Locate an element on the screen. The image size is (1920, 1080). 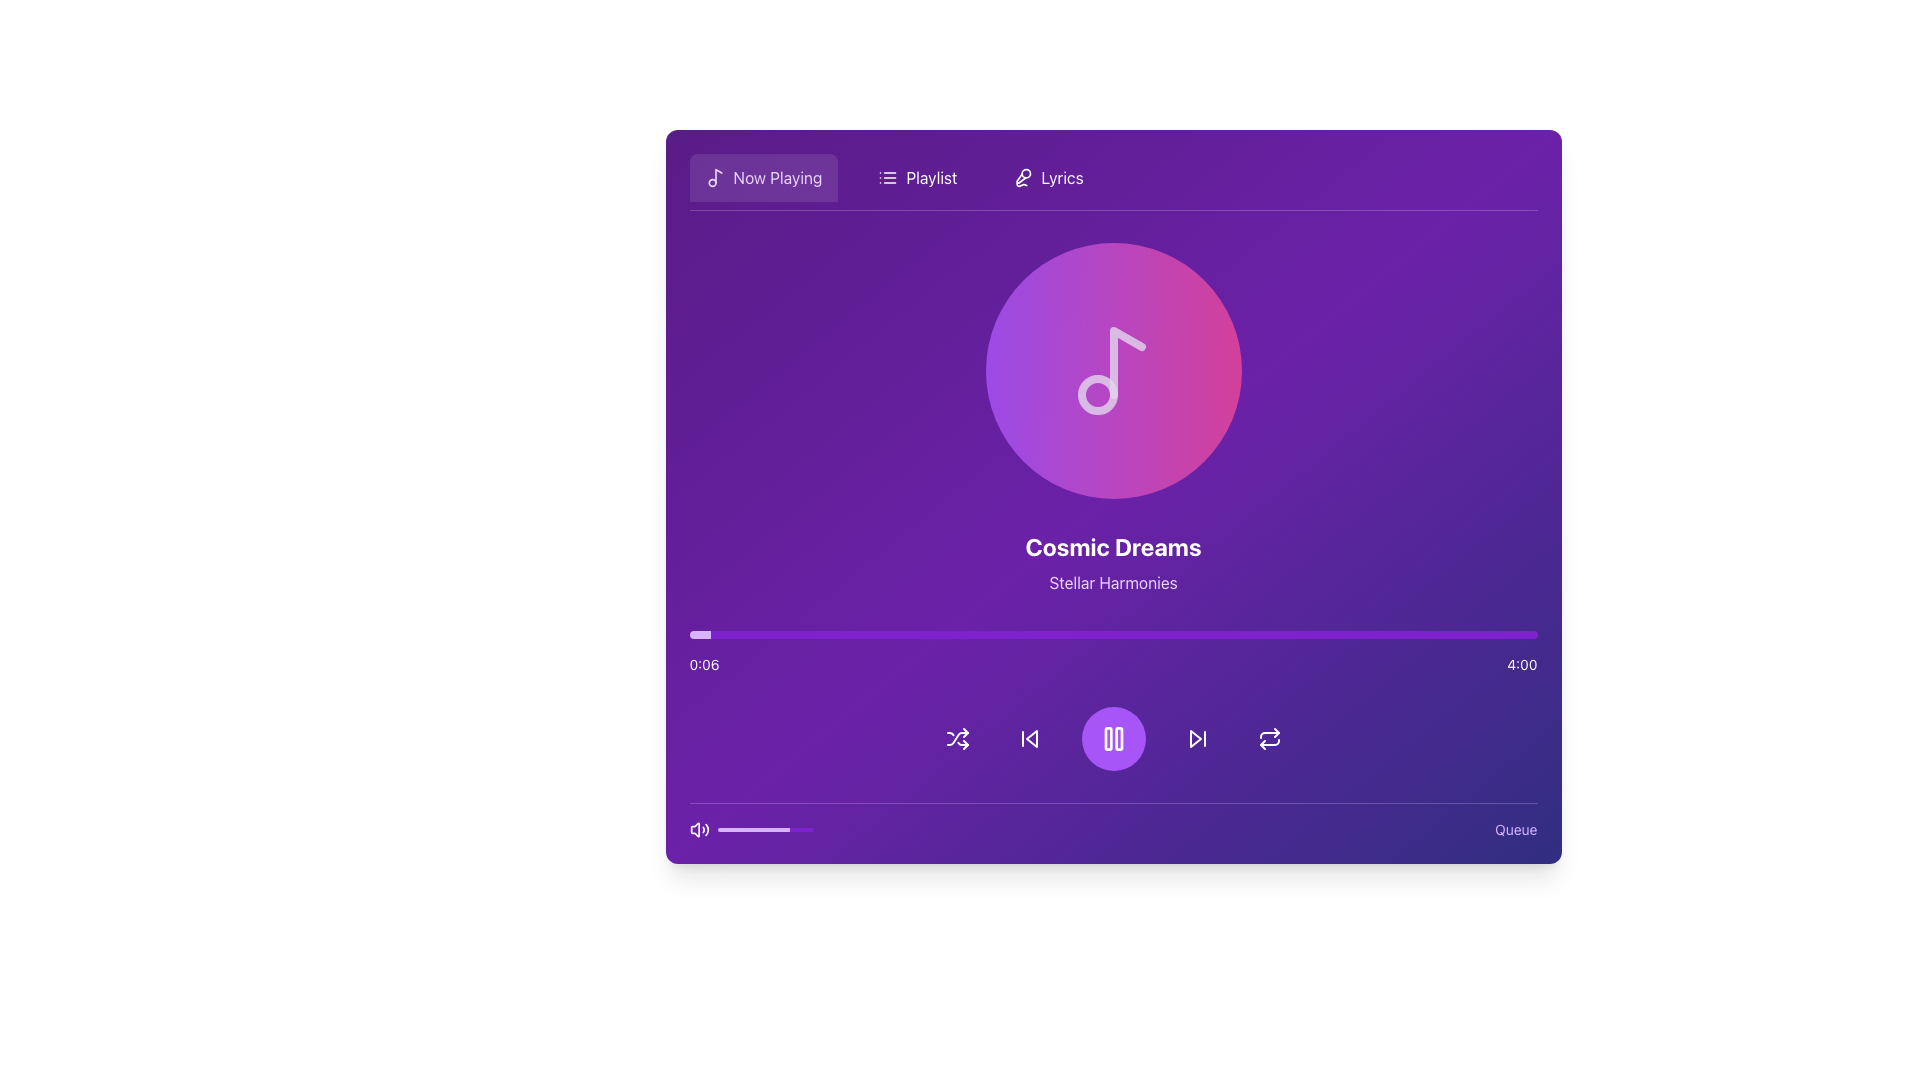
the static display component that shows the track title 'Cosmic Dreams' and subtitle 'Stellar Harmonies', located in the center of a purple rounded-rectangle card layout is located at coordinates (1112, 505).